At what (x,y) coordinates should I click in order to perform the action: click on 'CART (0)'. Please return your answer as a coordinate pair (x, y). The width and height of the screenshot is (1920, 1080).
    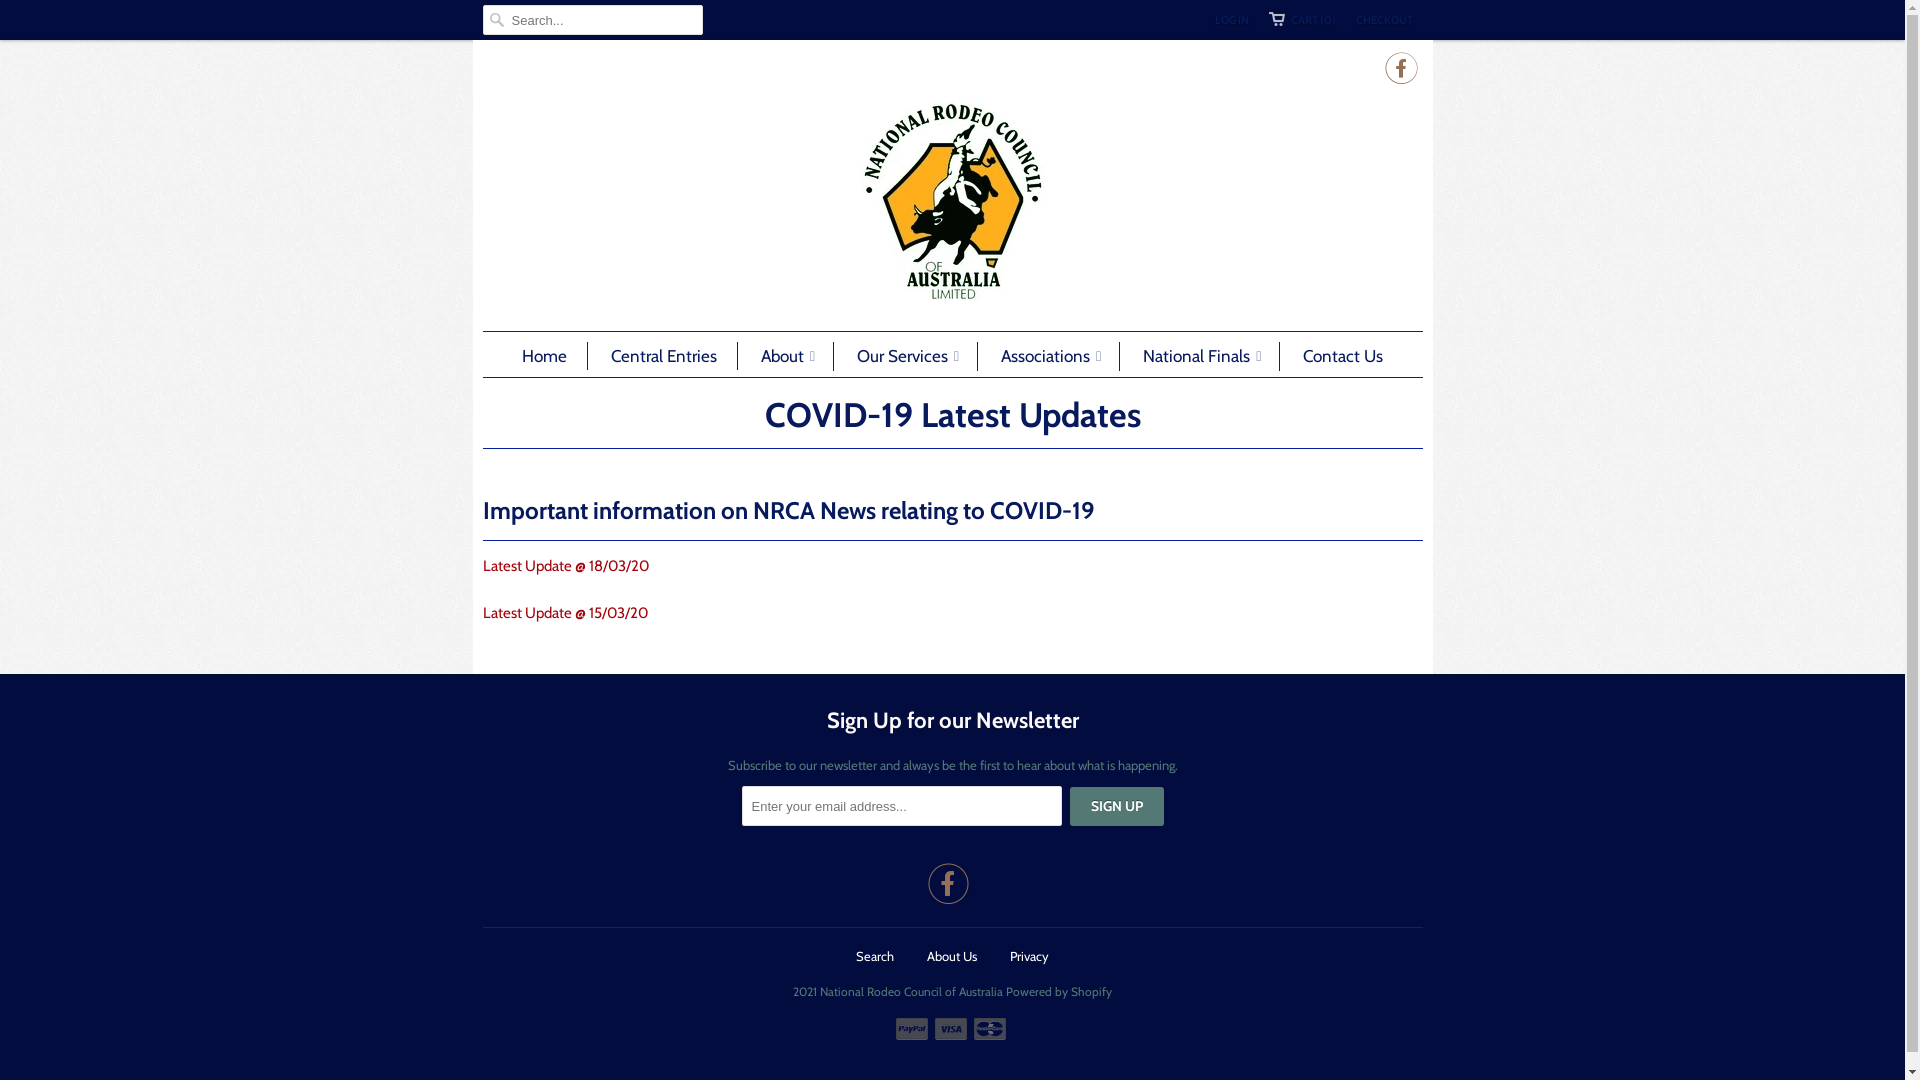
    Looking at the image, I should click on (1301, 19).